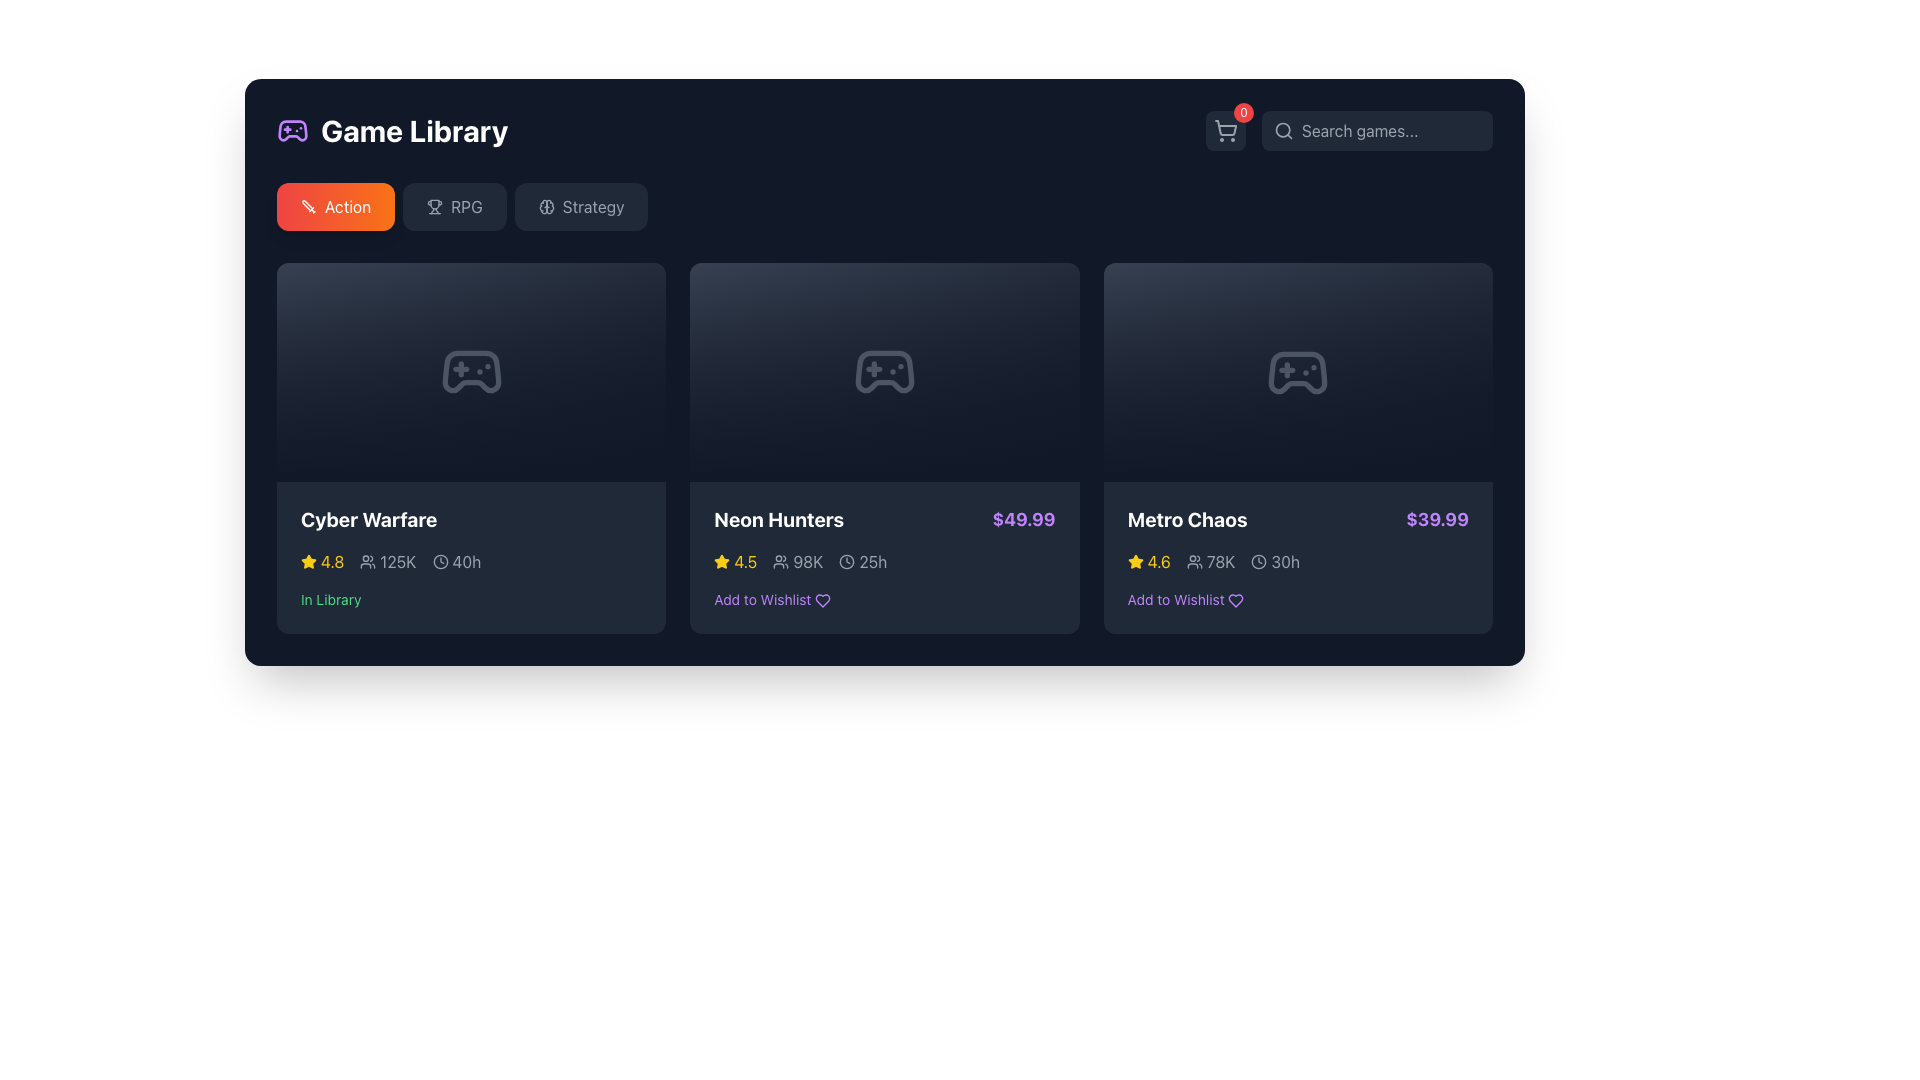 The width and height of the screenshot is (1920, 1080). I want to click on the icon representing the game library section located to the left of the 'Game Library' text element in the header section, so click(291, 131).